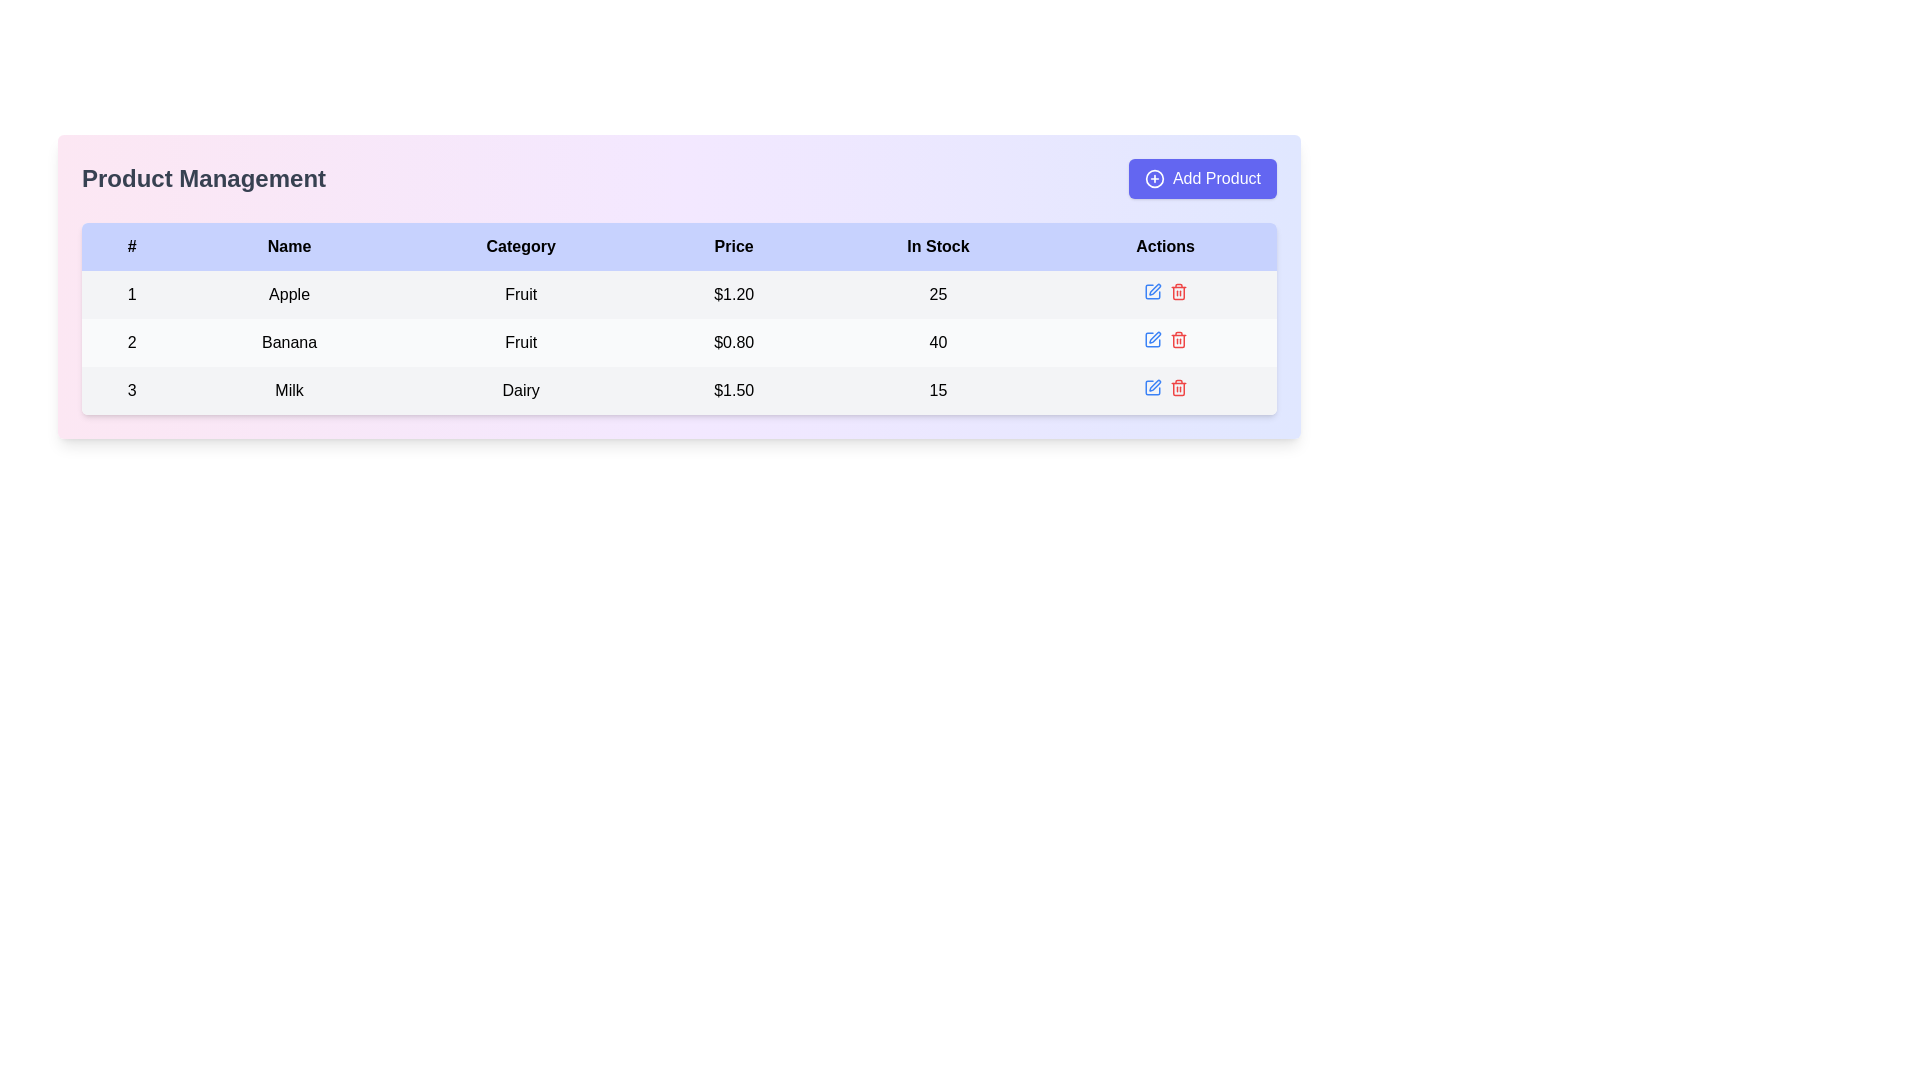 This screenshot has width=1920, height=1080. What do you see at coordinates (1178, 338) in the screenshot?
I see `the delete button in the Actions column of the second data row in the table` at bounding box center [1178, 338].